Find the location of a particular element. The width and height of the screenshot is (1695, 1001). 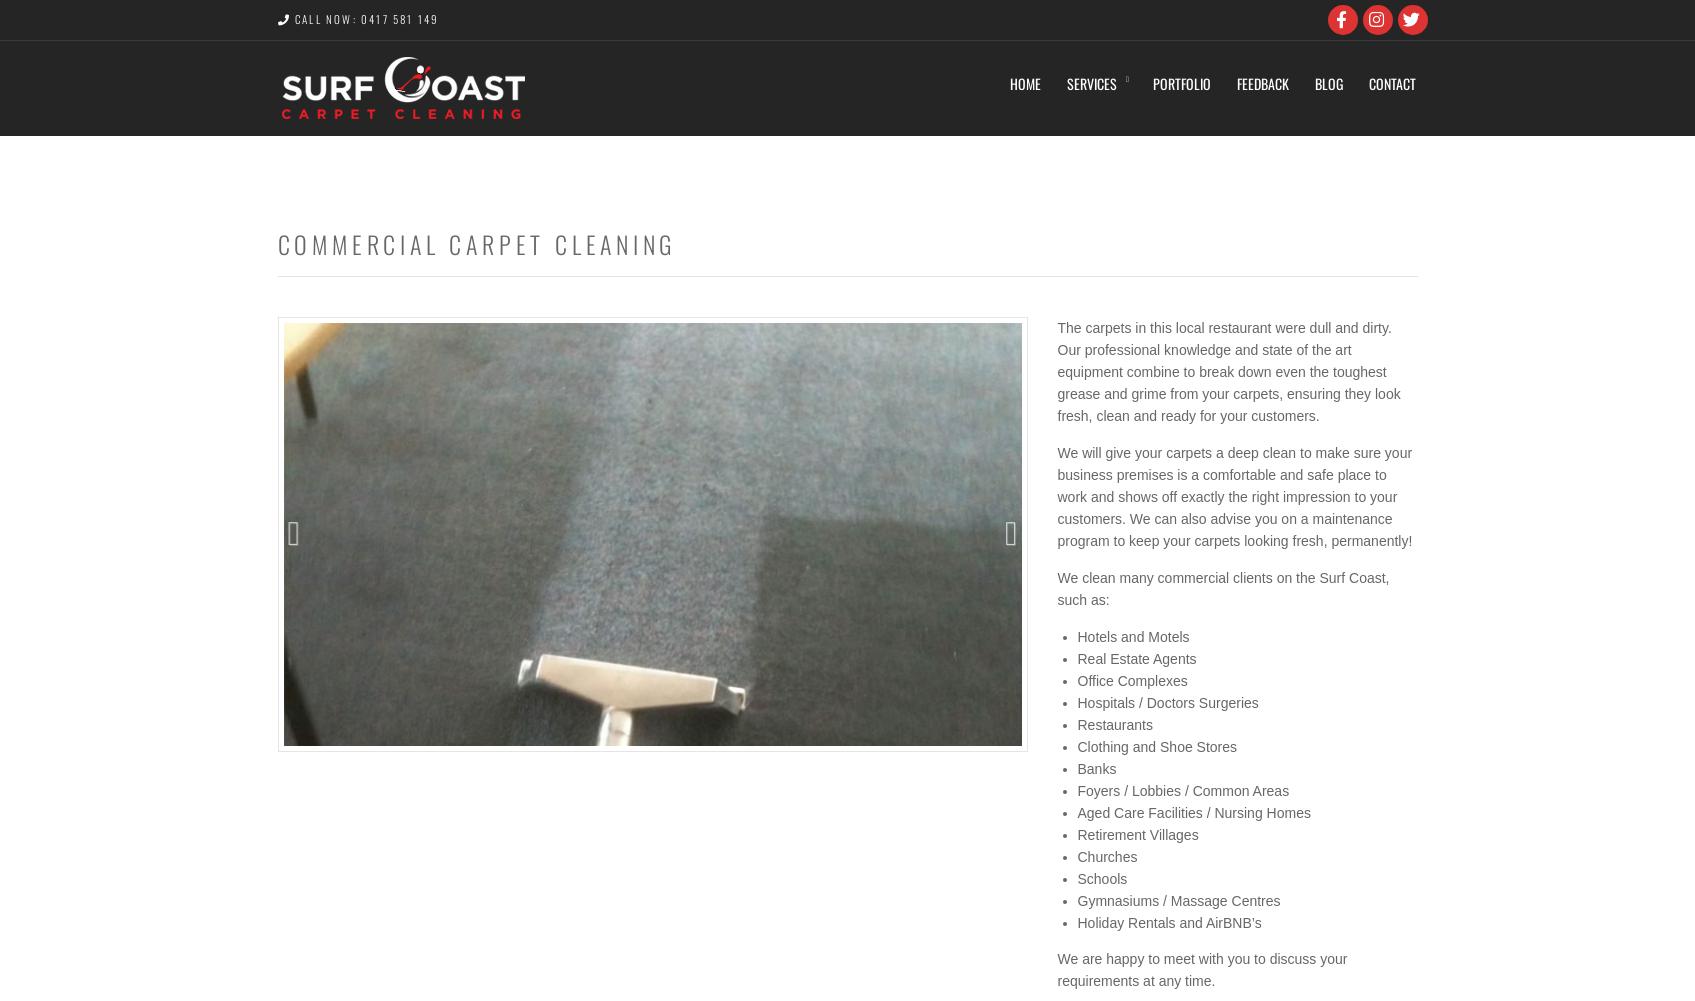

'Banks' is located at coordinates (1096, 768).